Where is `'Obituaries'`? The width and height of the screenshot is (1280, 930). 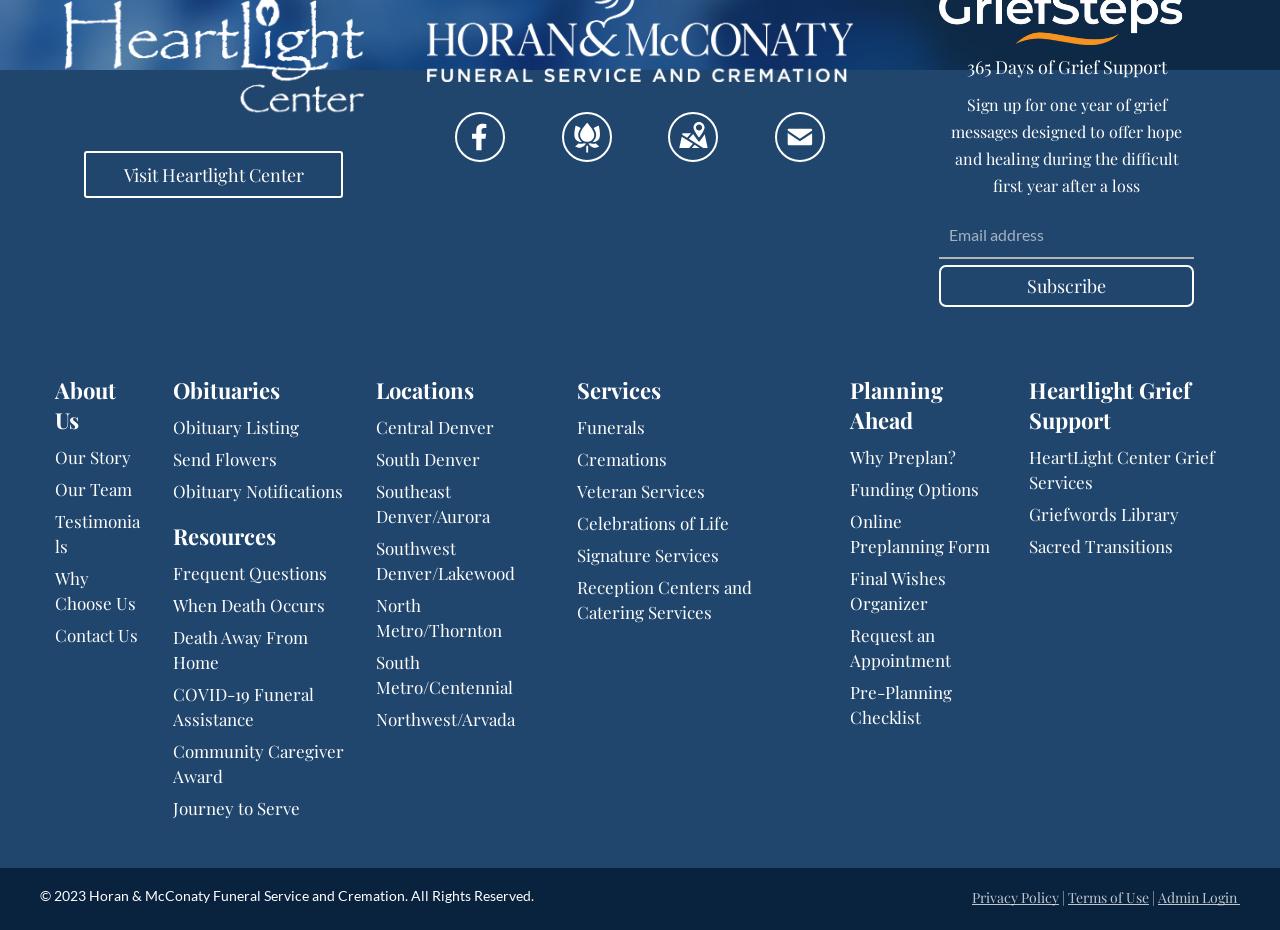 'Obituaries' is located at coordinates (173, 390).